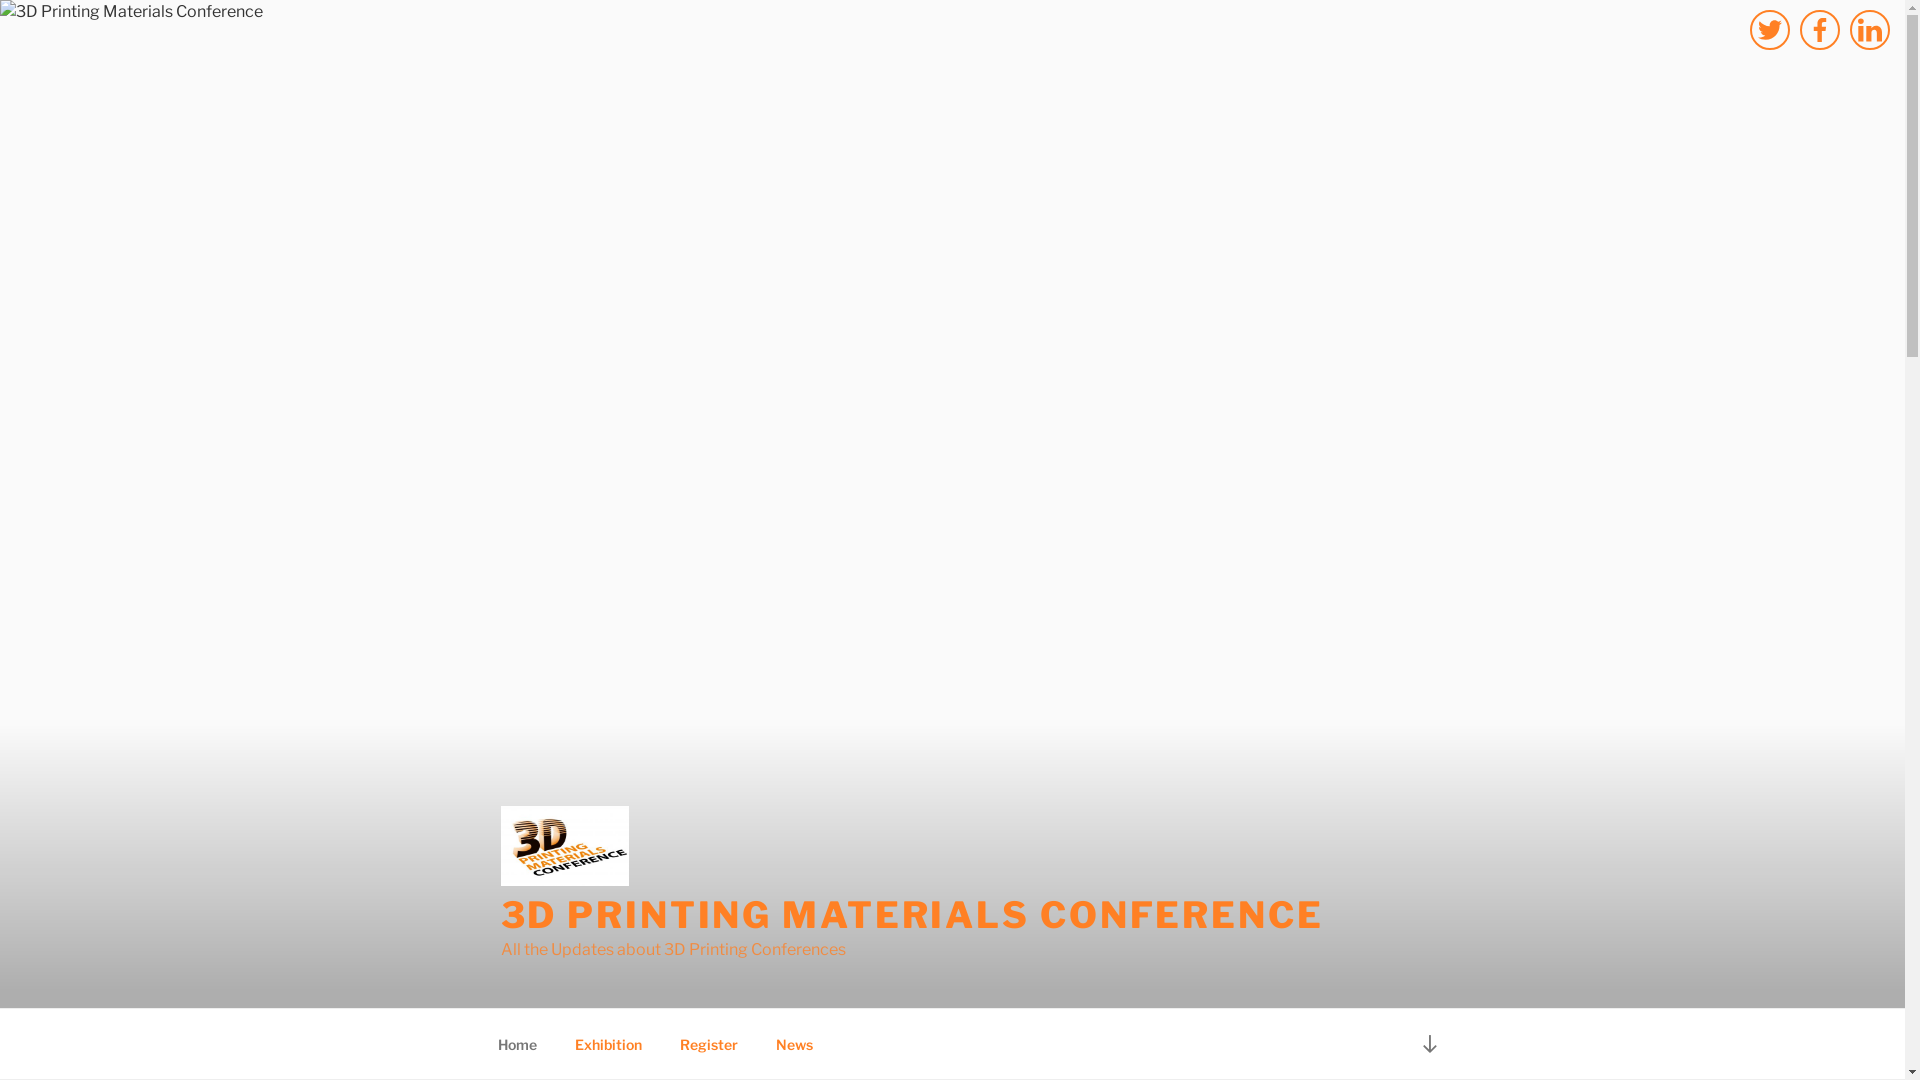 This screenshot has height=1080, width=1920. What do you see at coordinates (910, 914) in the screenshot?
I see `'3D PRINTING MATERIALS CONFERENCE'` at bounding box center [910, 914].